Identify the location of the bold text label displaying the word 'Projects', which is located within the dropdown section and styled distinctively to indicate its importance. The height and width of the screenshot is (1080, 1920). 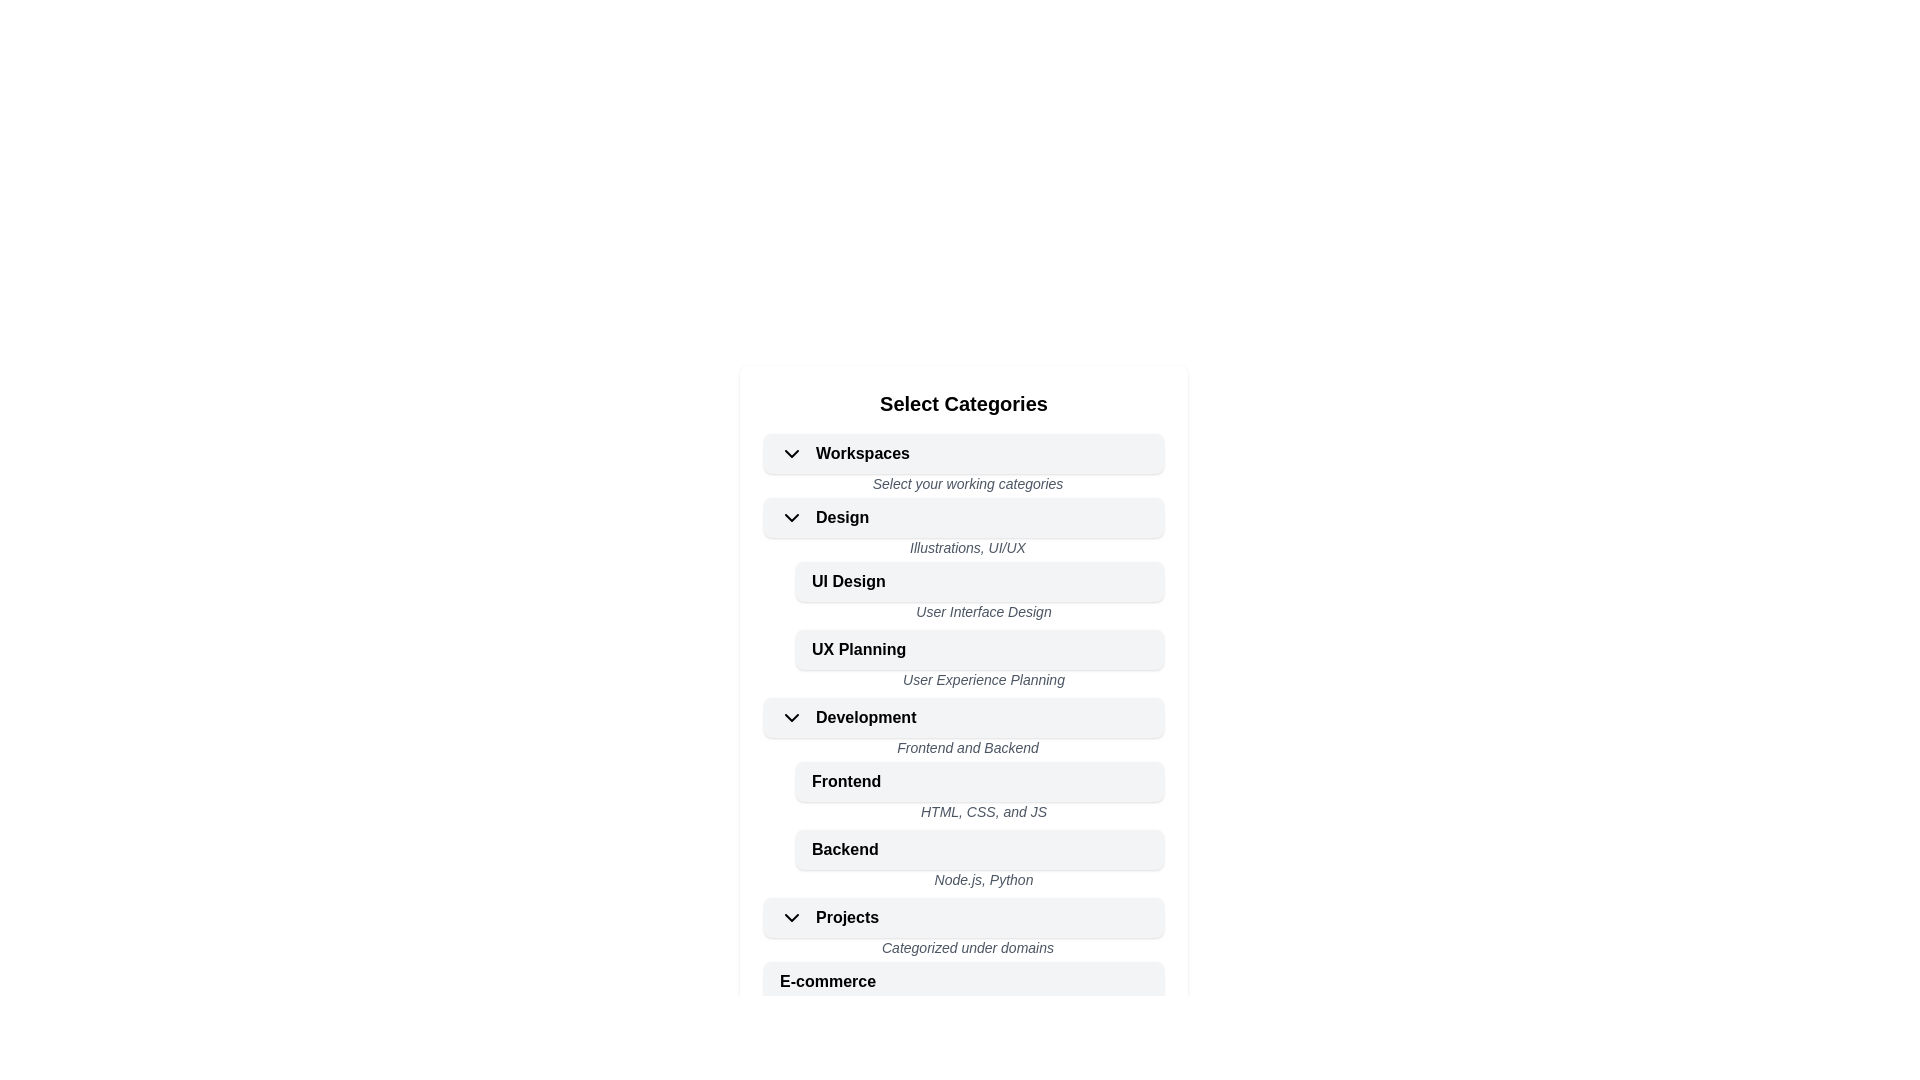
(847, 918).